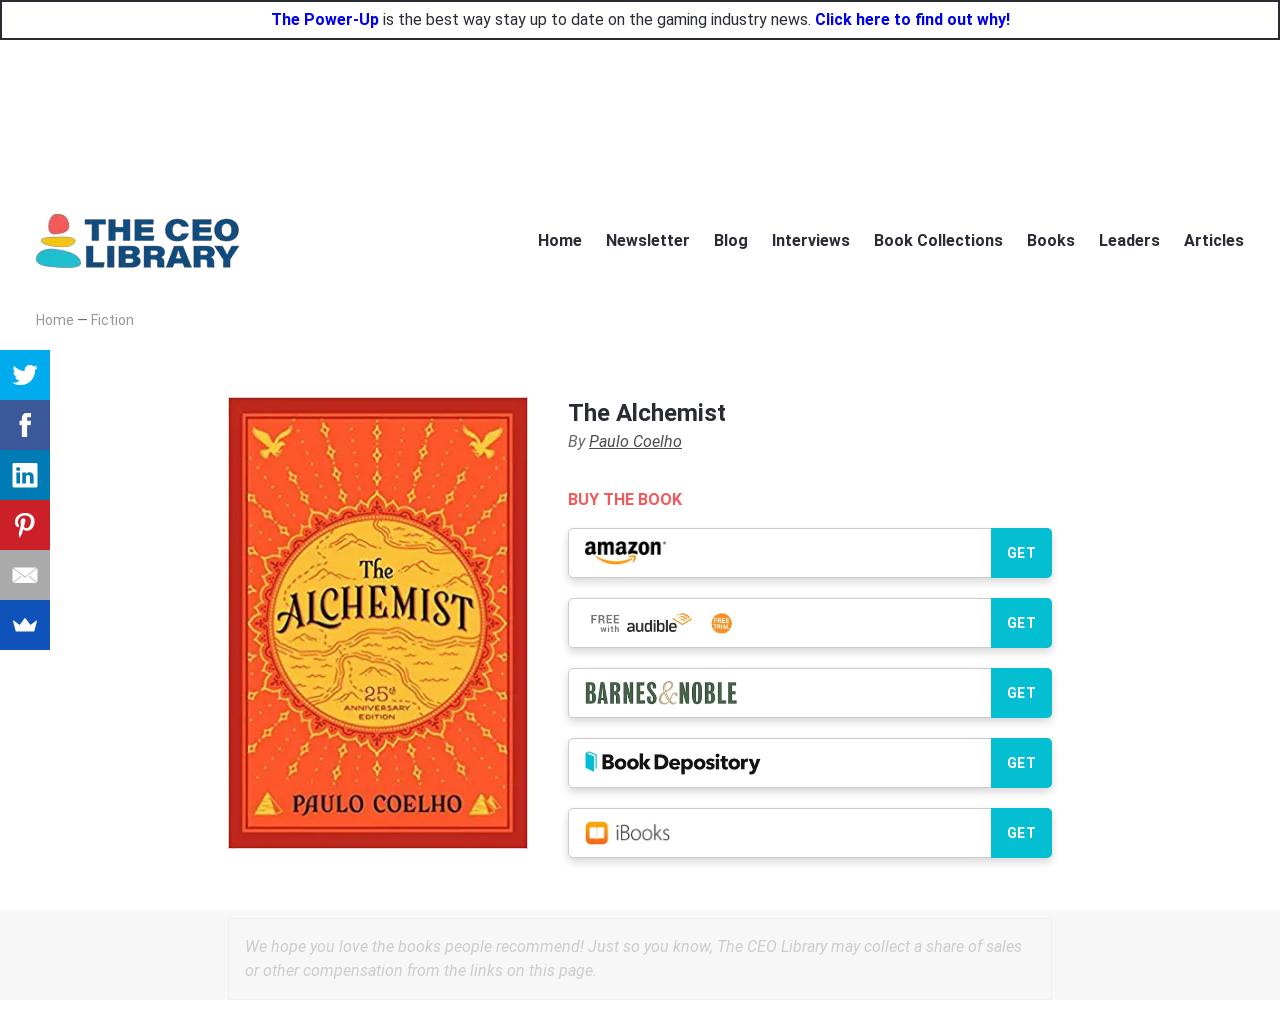 Image resolution: width=1280 pixels, height=1018 pixels. I want to click on 'Books', so click(1050, 238).